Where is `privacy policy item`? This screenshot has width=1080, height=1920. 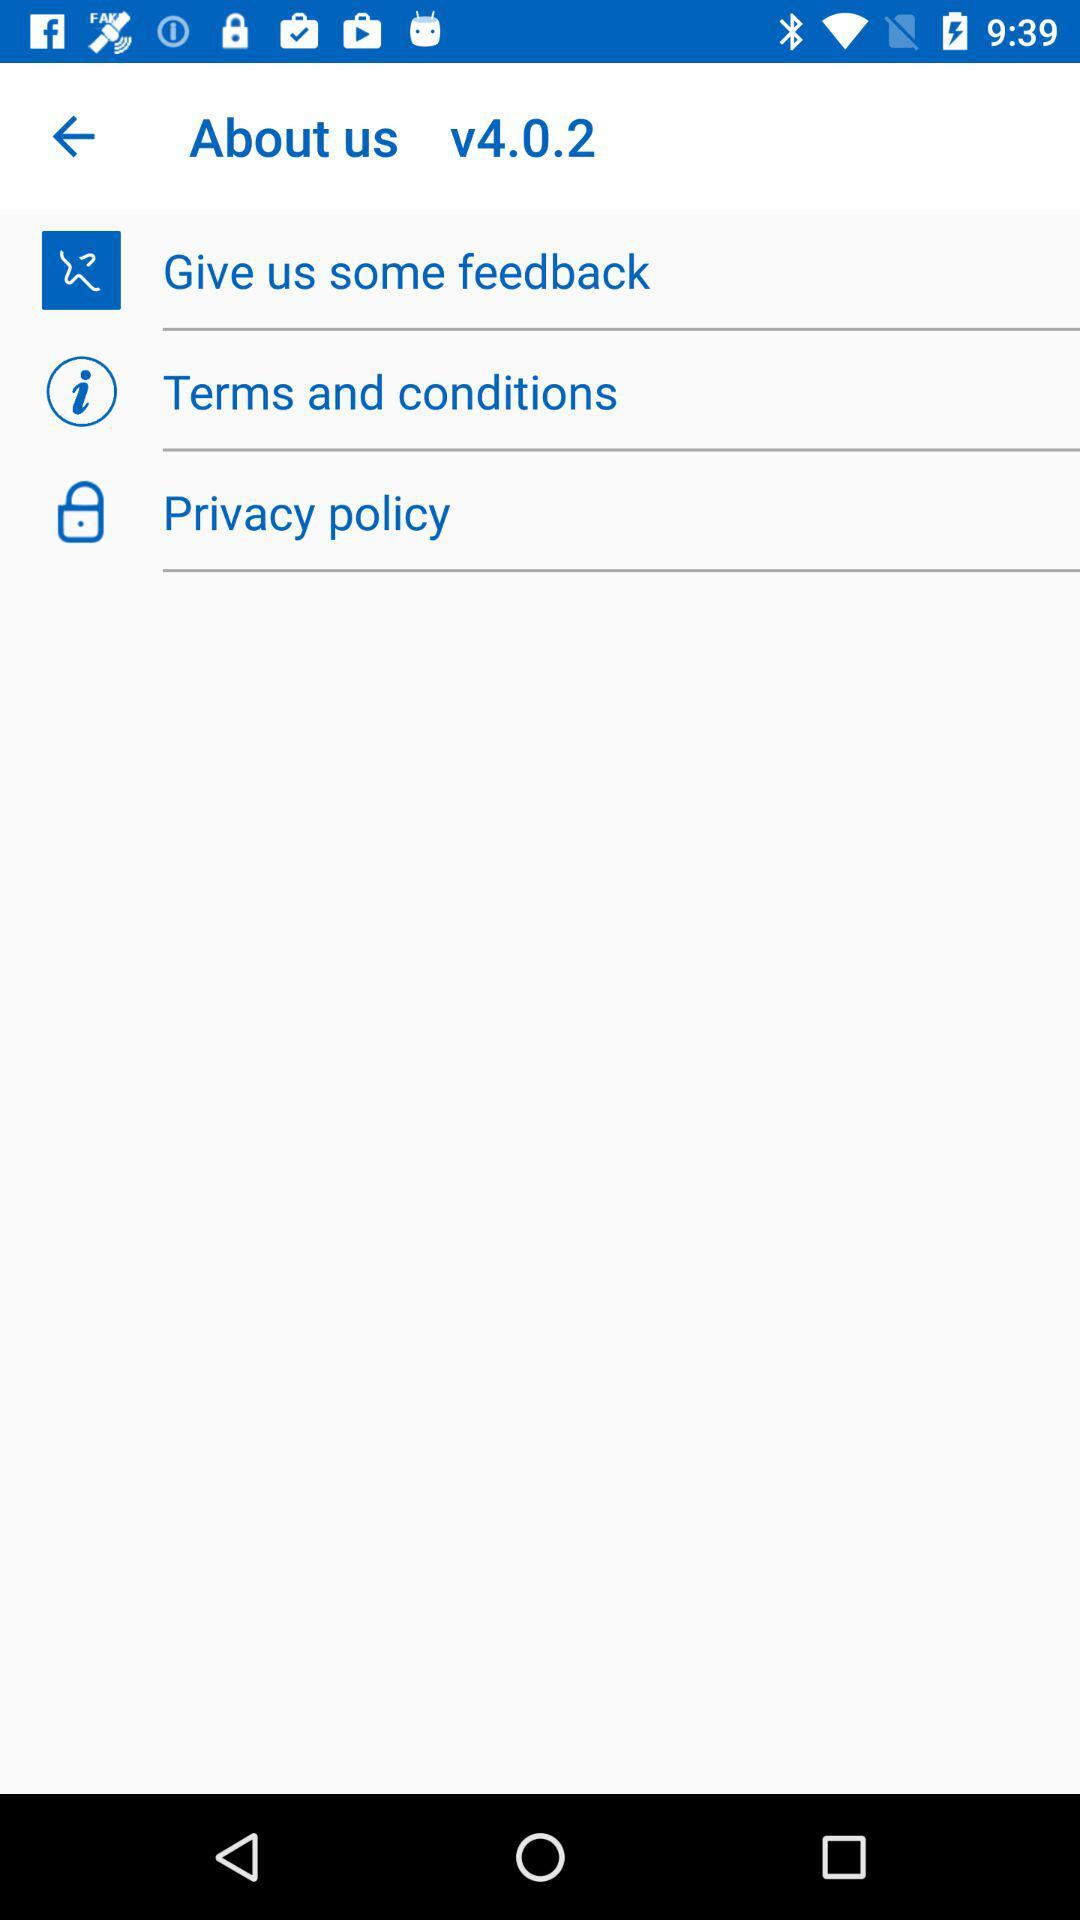
privacy policy item is located at coordinates (609, 511).